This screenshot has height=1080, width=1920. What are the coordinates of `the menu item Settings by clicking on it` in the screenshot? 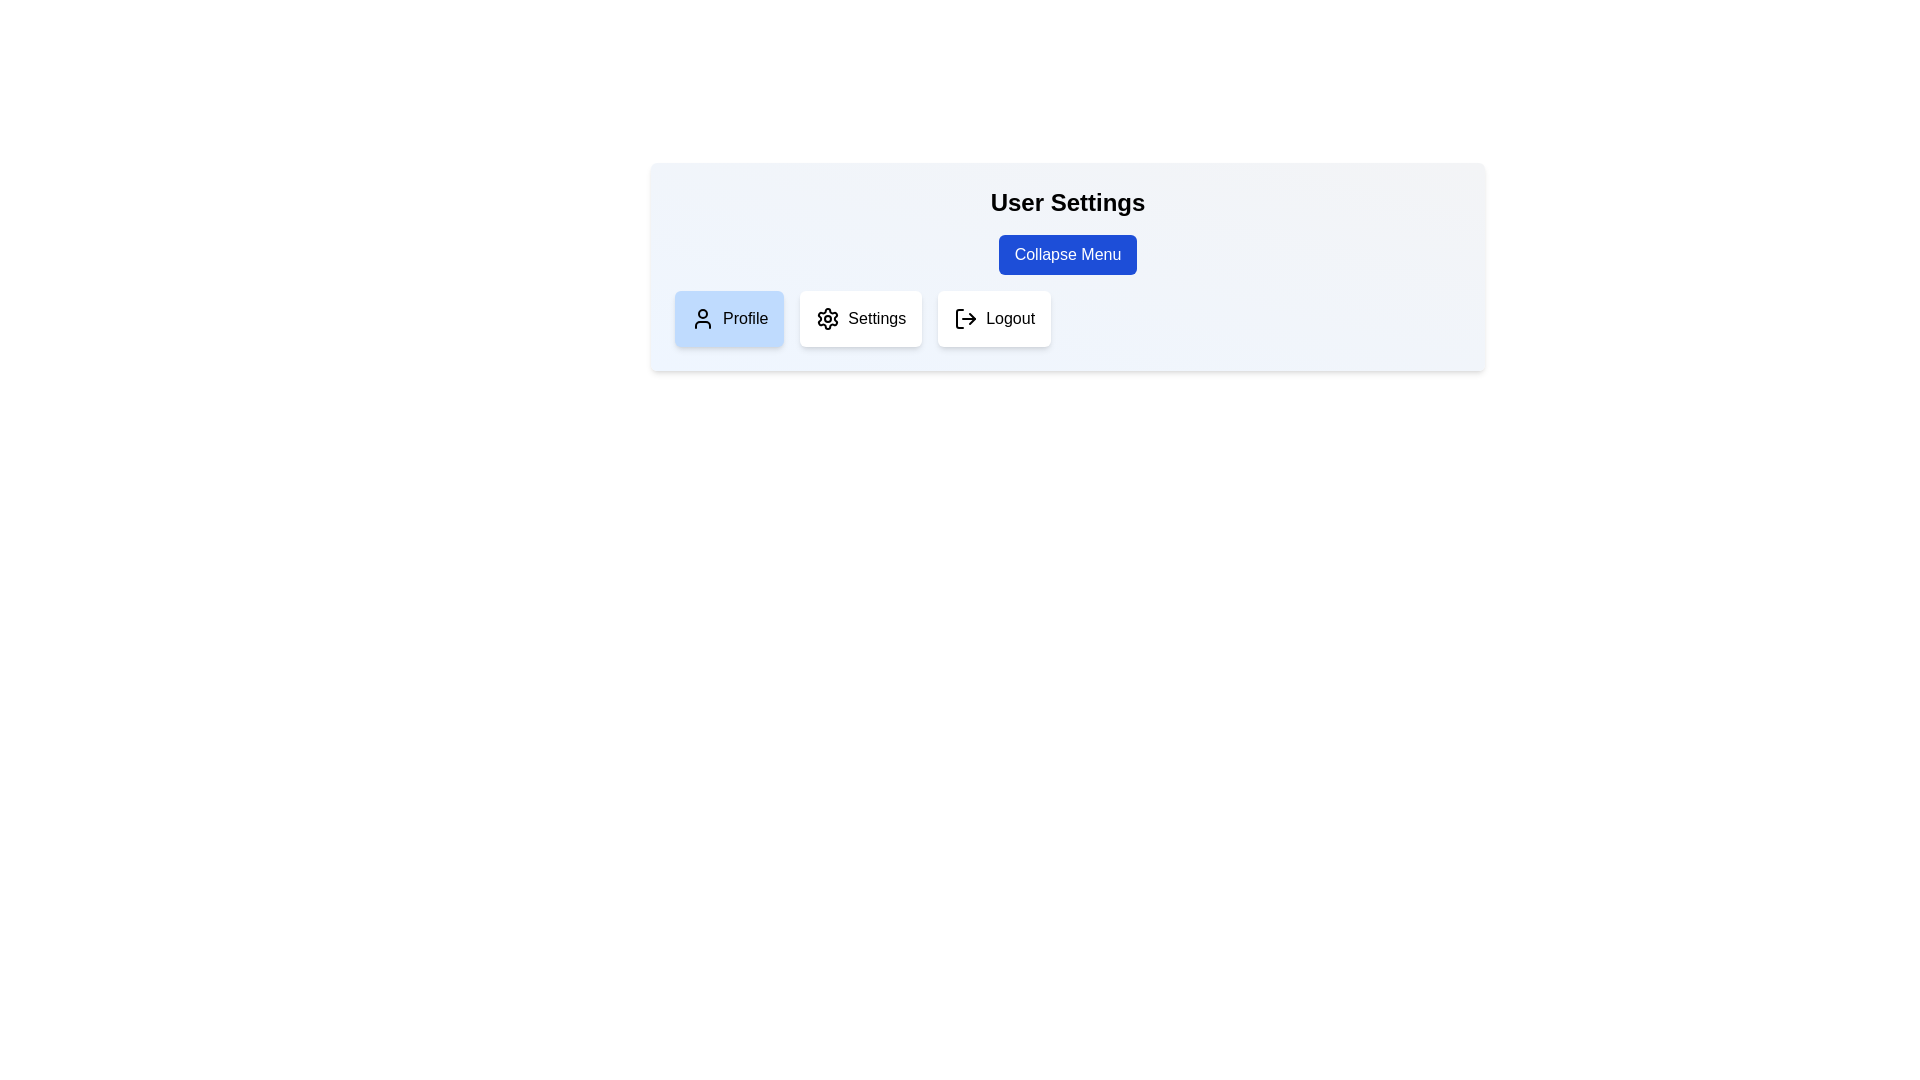 It's located at (861, 318).